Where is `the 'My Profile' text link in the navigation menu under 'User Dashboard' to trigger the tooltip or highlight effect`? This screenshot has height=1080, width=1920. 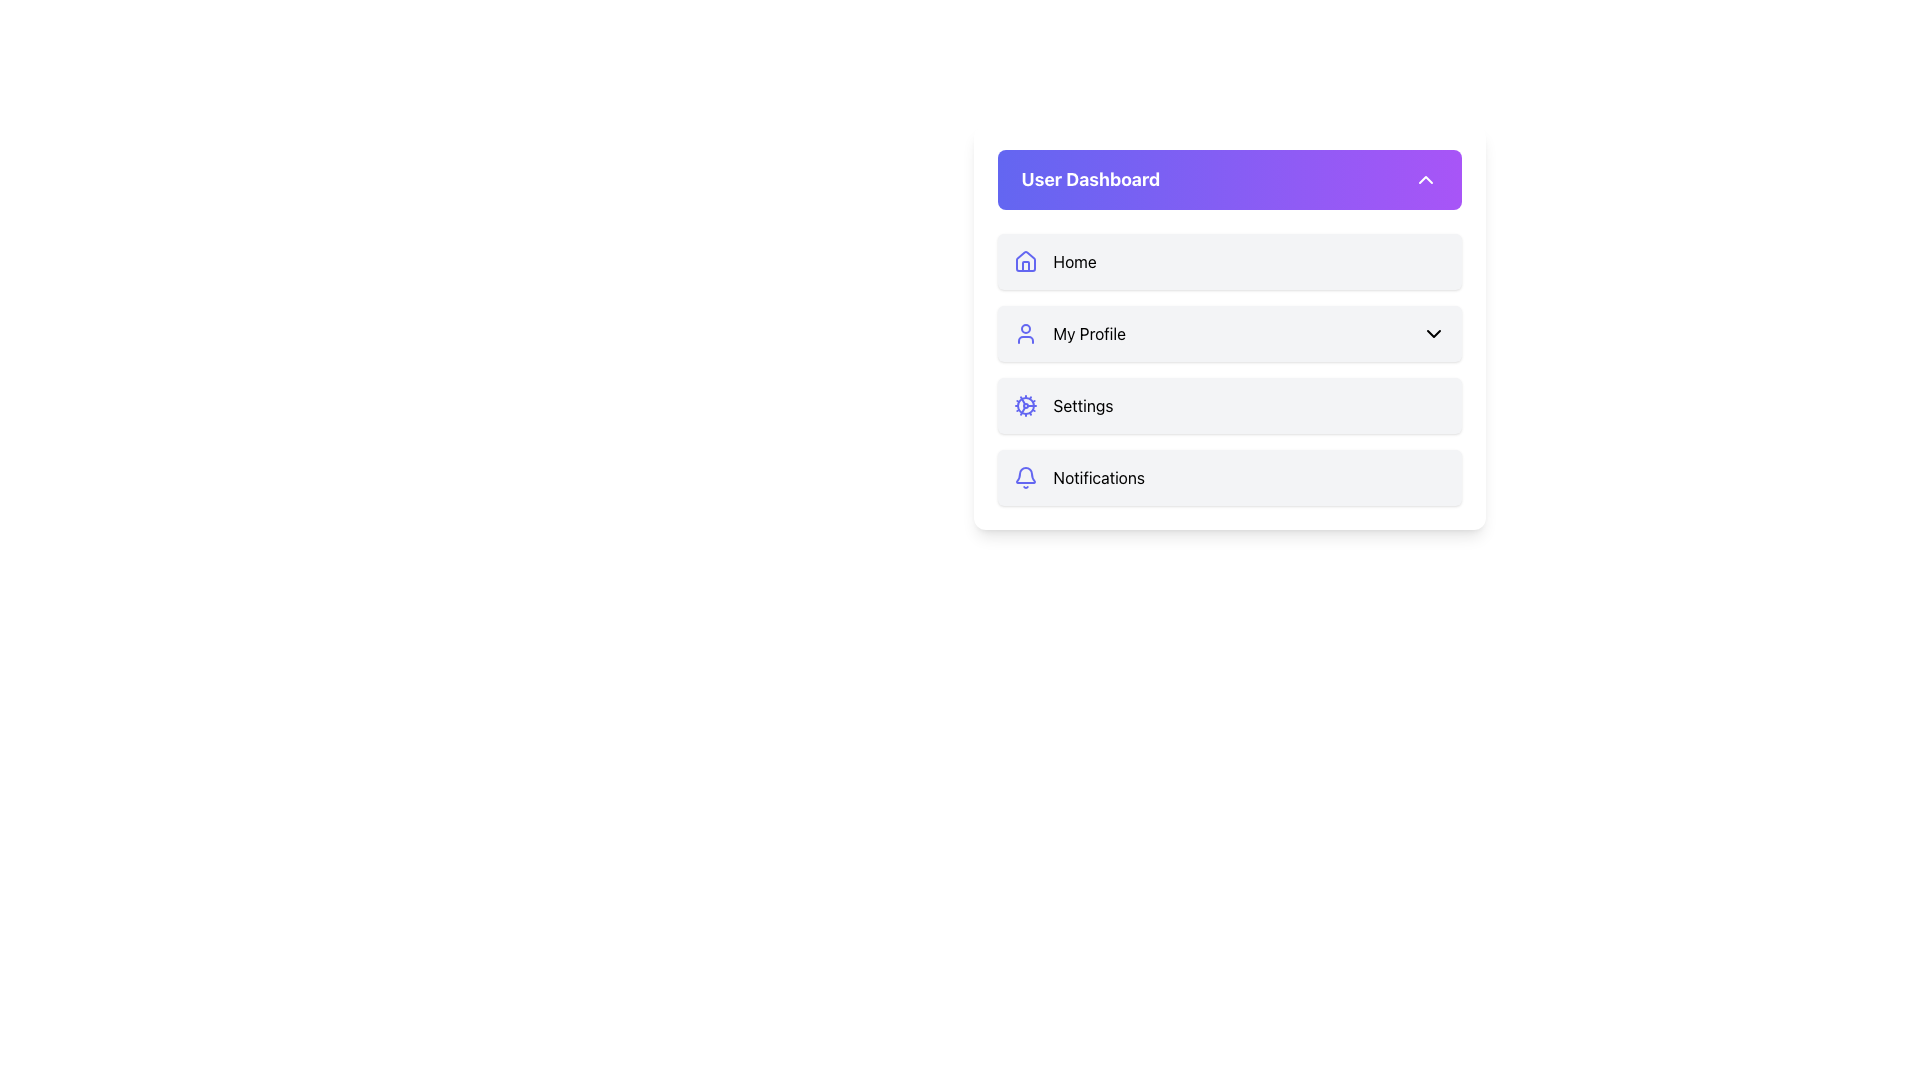
the 'My Profile' text link in the navigation menu under 'User Dashboard' to trigger the tooltip or highlight effect is located at coordinates (1088, 333).